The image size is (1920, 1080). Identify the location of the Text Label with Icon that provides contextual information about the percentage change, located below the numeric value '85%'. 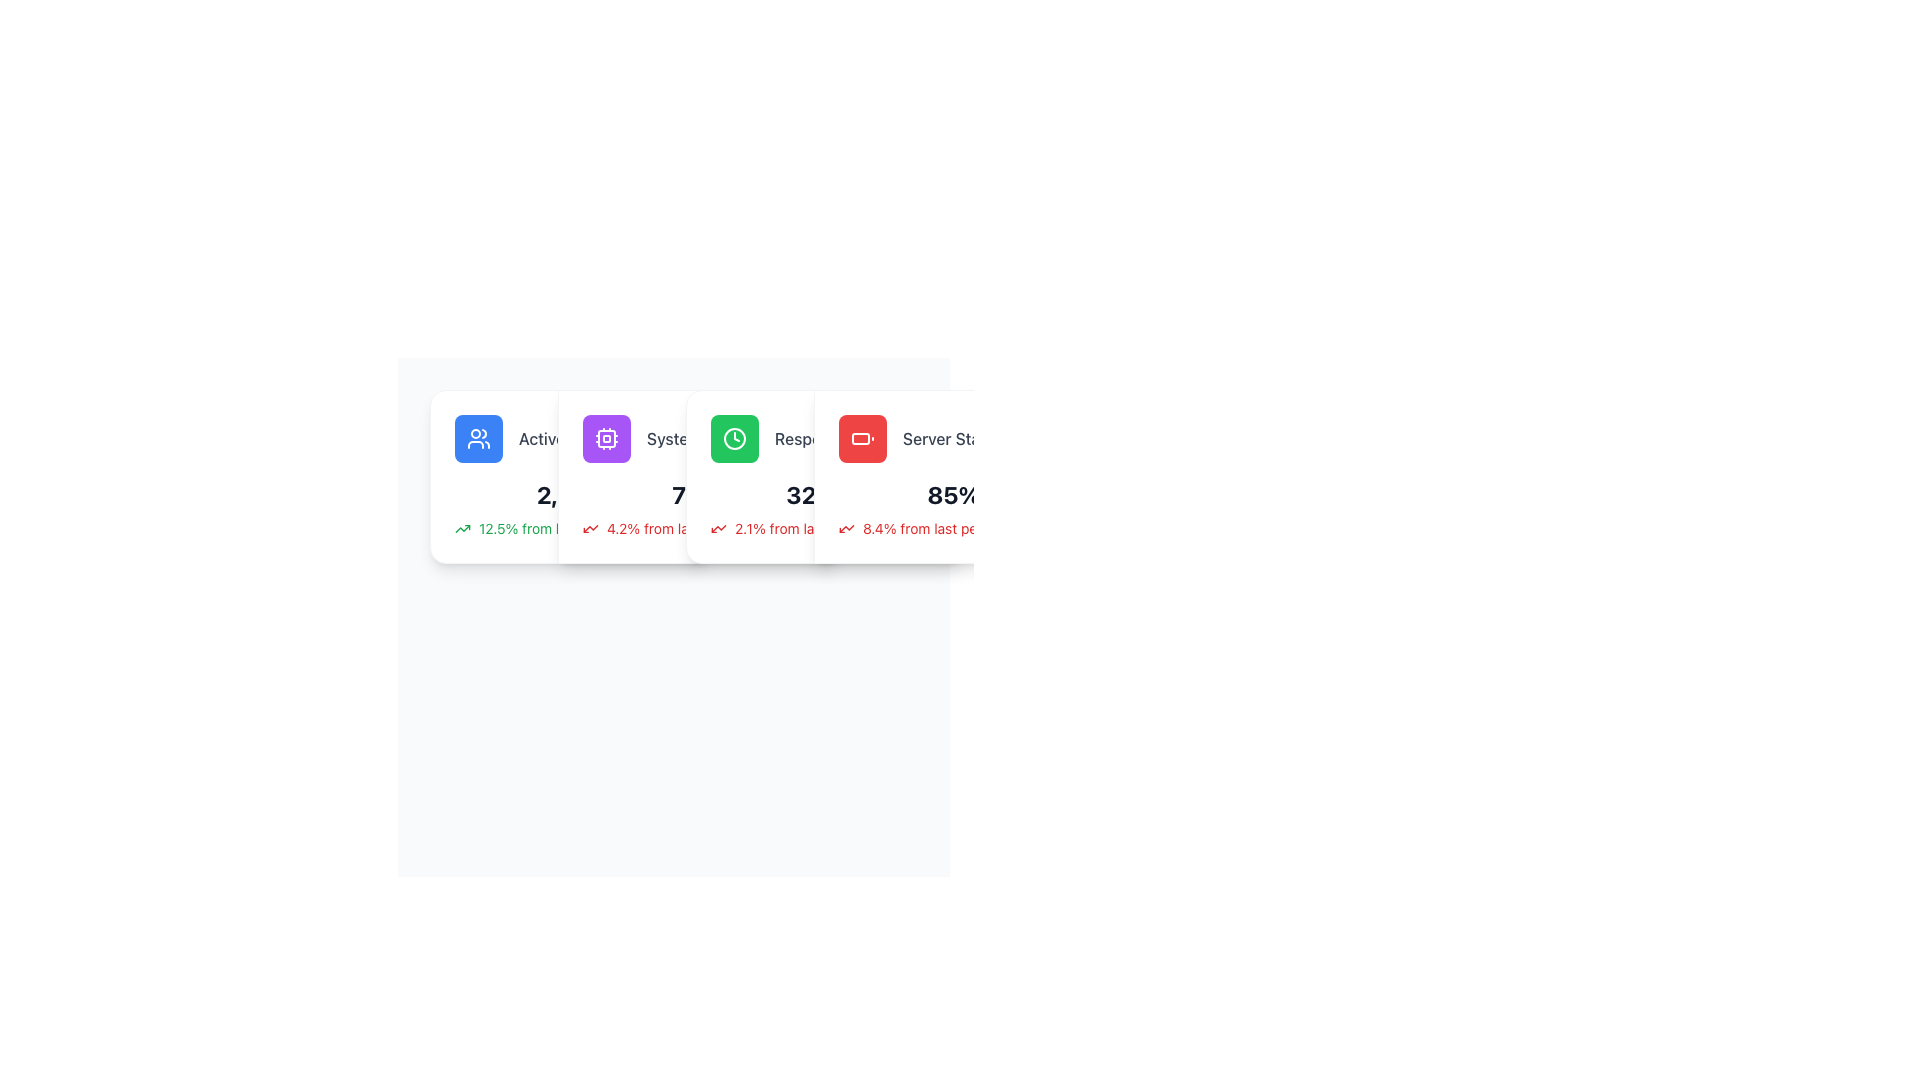
(953, 527).